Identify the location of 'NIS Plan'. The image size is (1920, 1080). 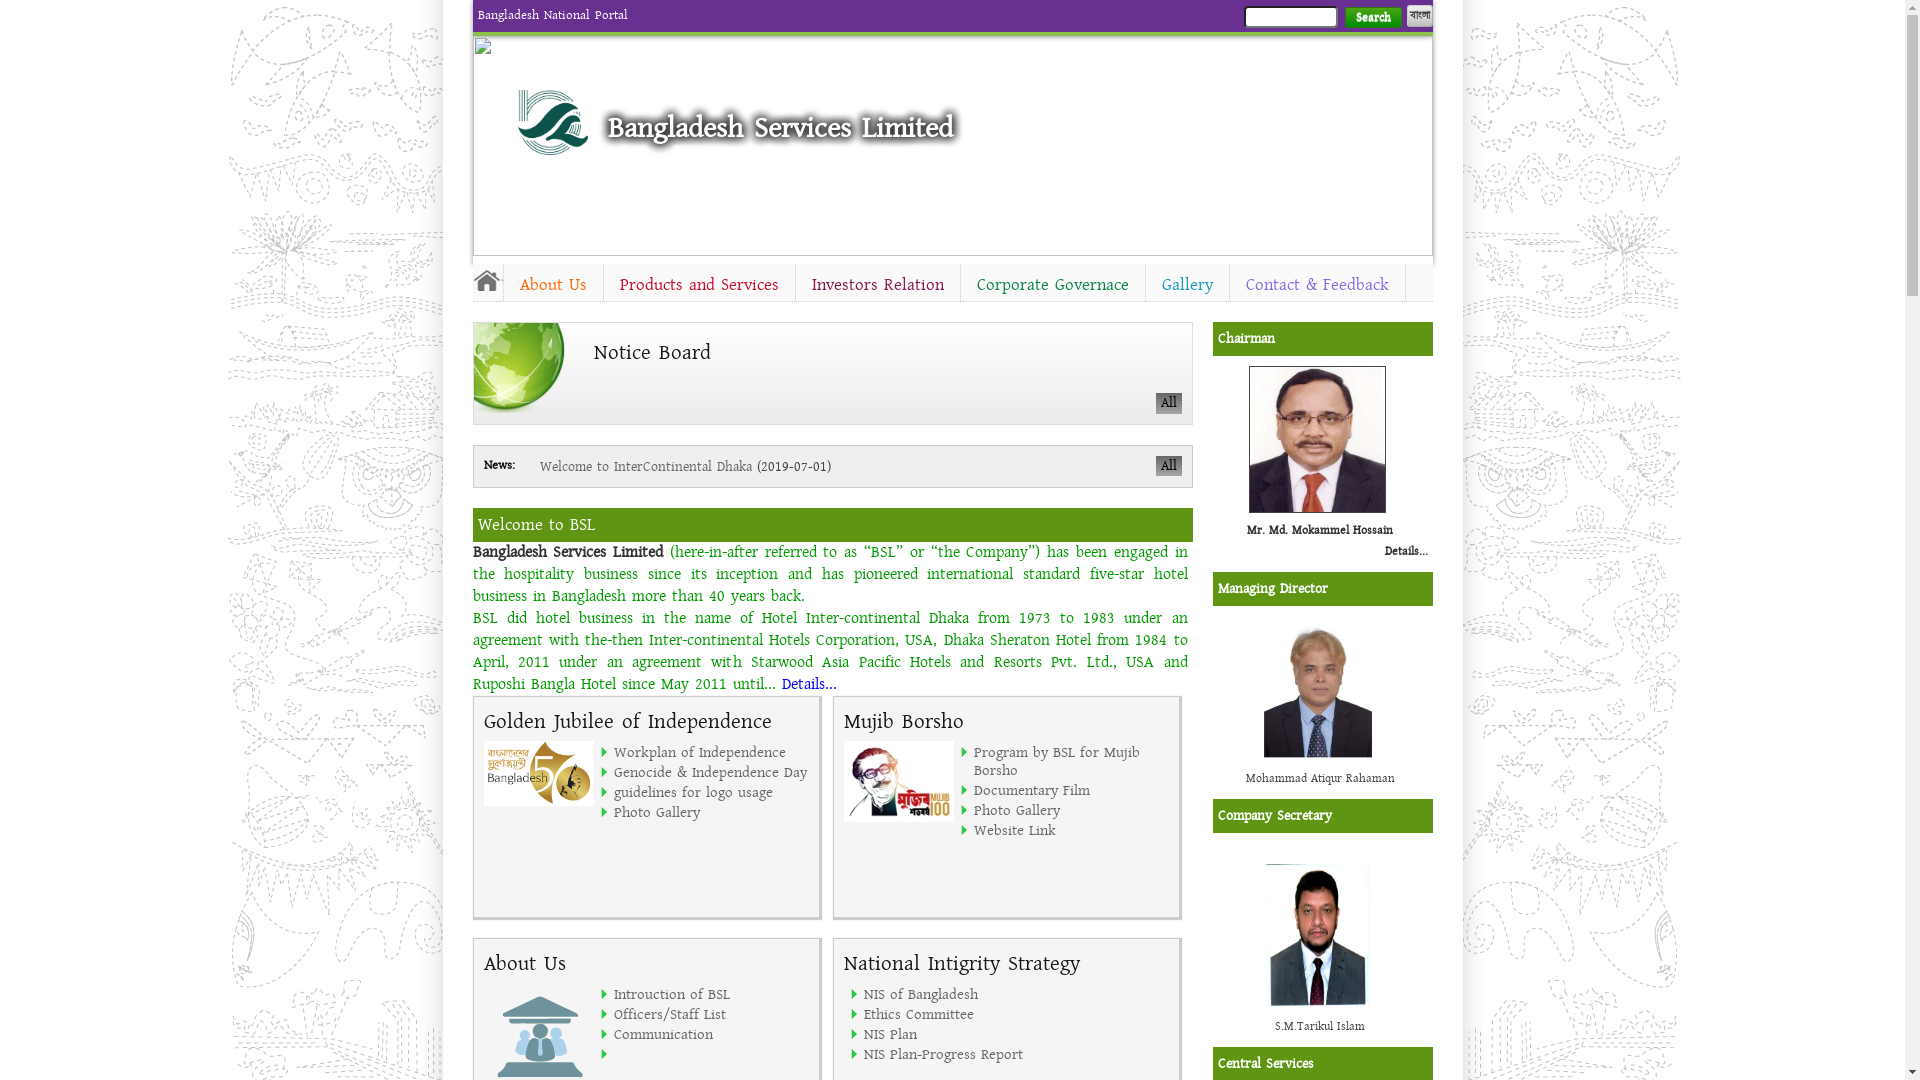
(961, 1033).